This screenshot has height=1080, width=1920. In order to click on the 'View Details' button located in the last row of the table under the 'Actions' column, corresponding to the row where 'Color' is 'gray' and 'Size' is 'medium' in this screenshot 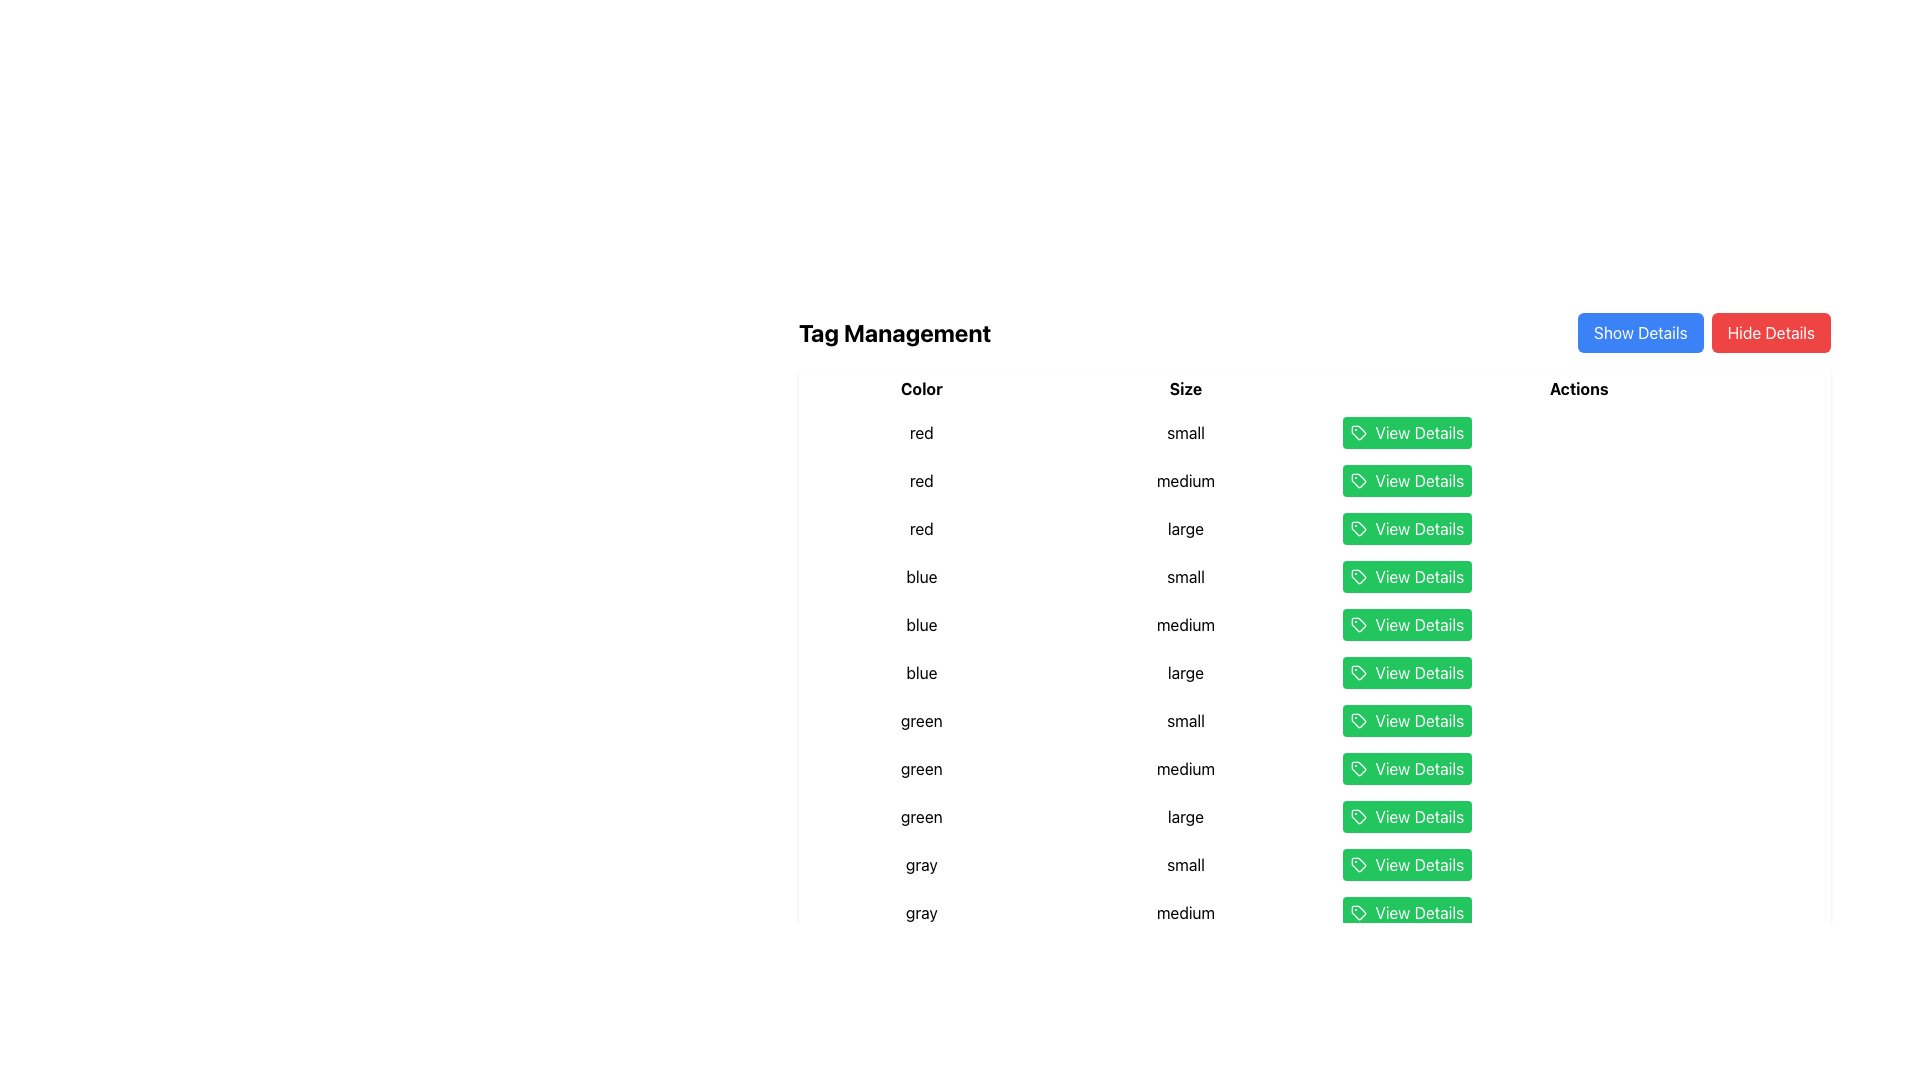, I will do `click(1406, 913)`.